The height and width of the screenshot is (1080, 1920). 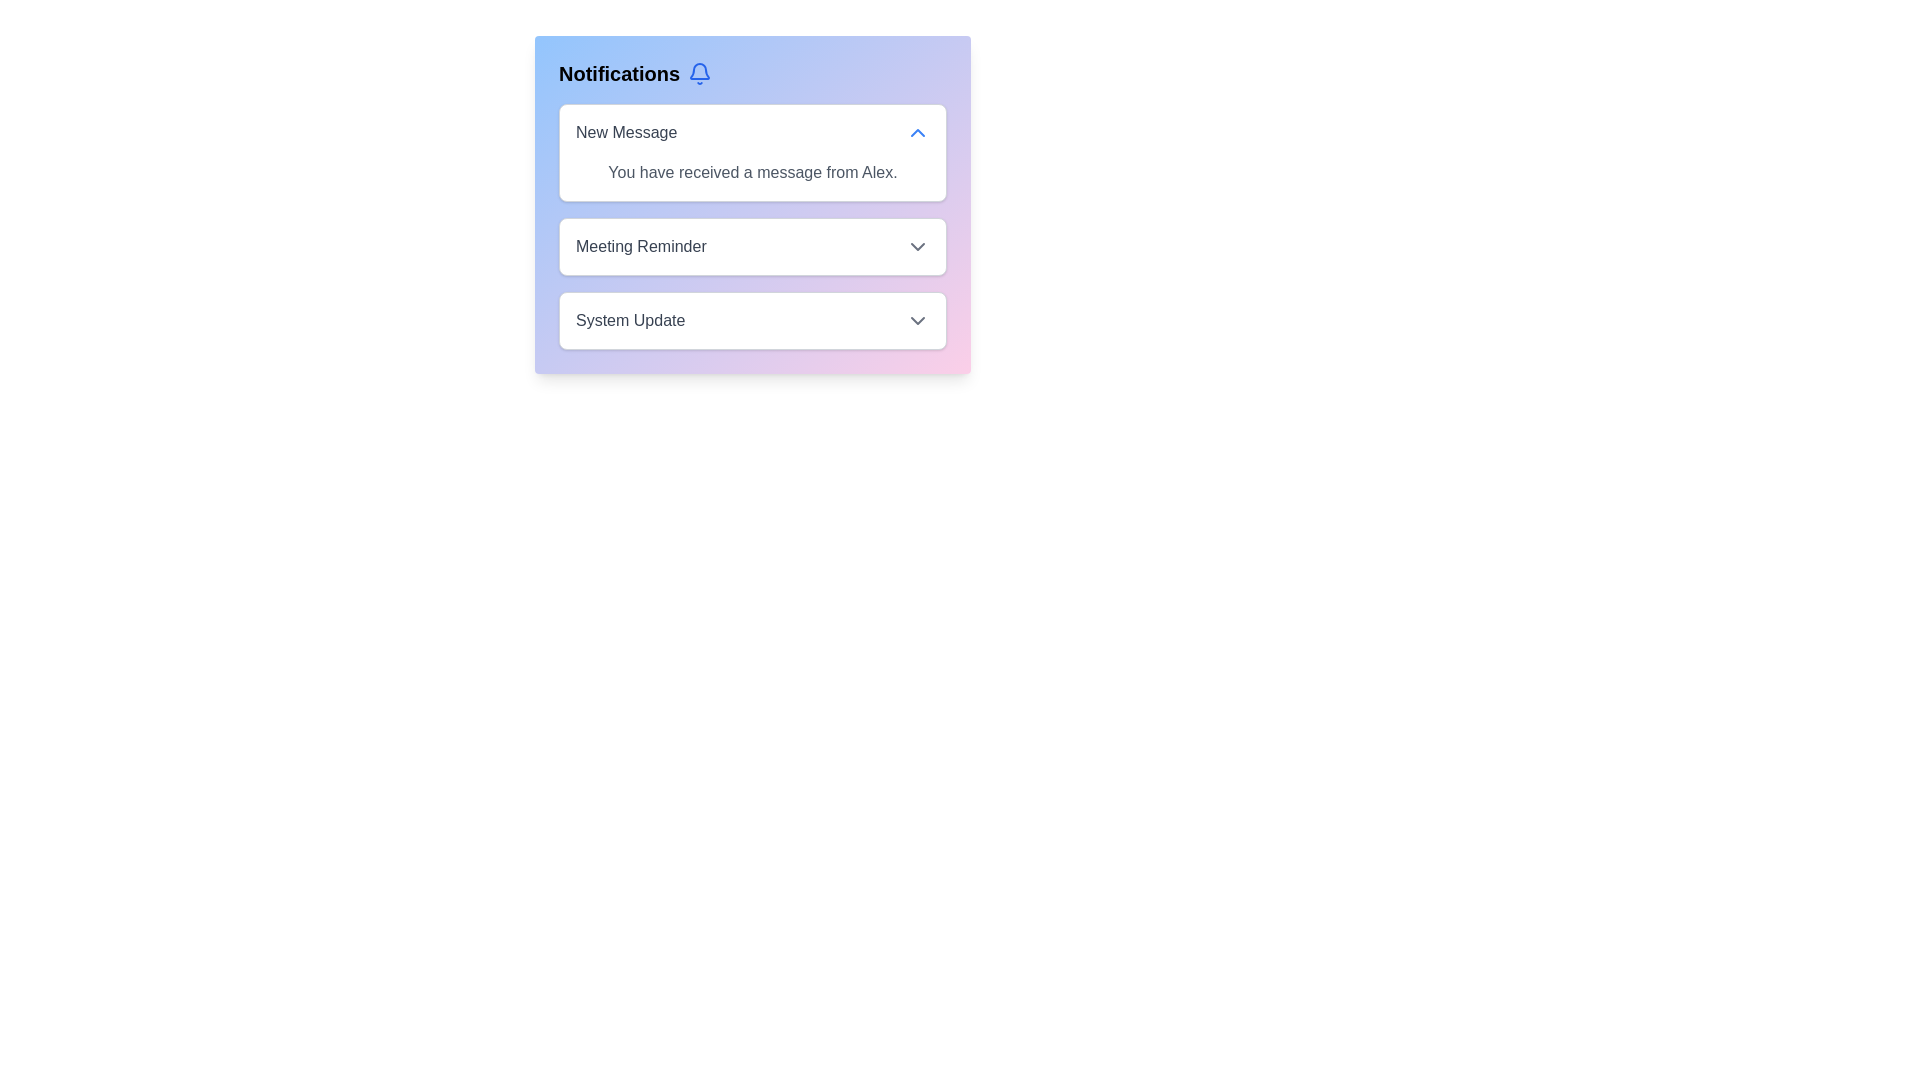 I want to click on the downward-pointing arrow icon next to the 'System Update' text, so click(x=916, y=319).